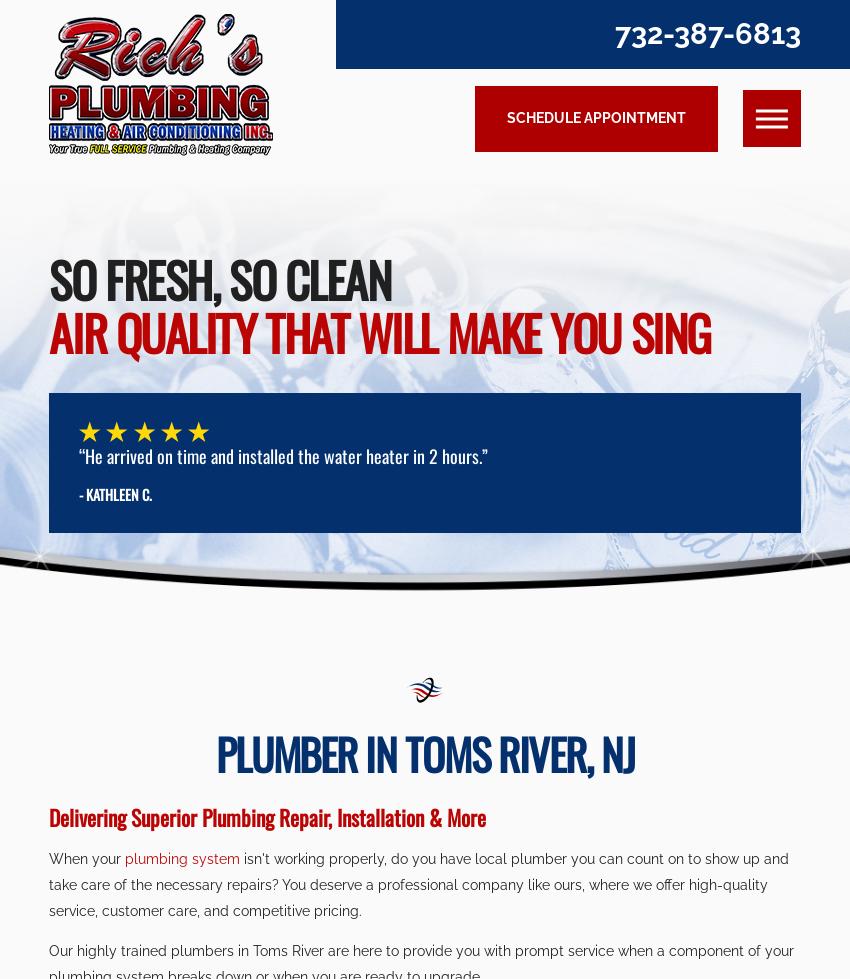 The height and width of the screenshot is (979, 850). Describe the element at coordinates (138, 322) in the screenshot. I see `'Address 2'` at that location.